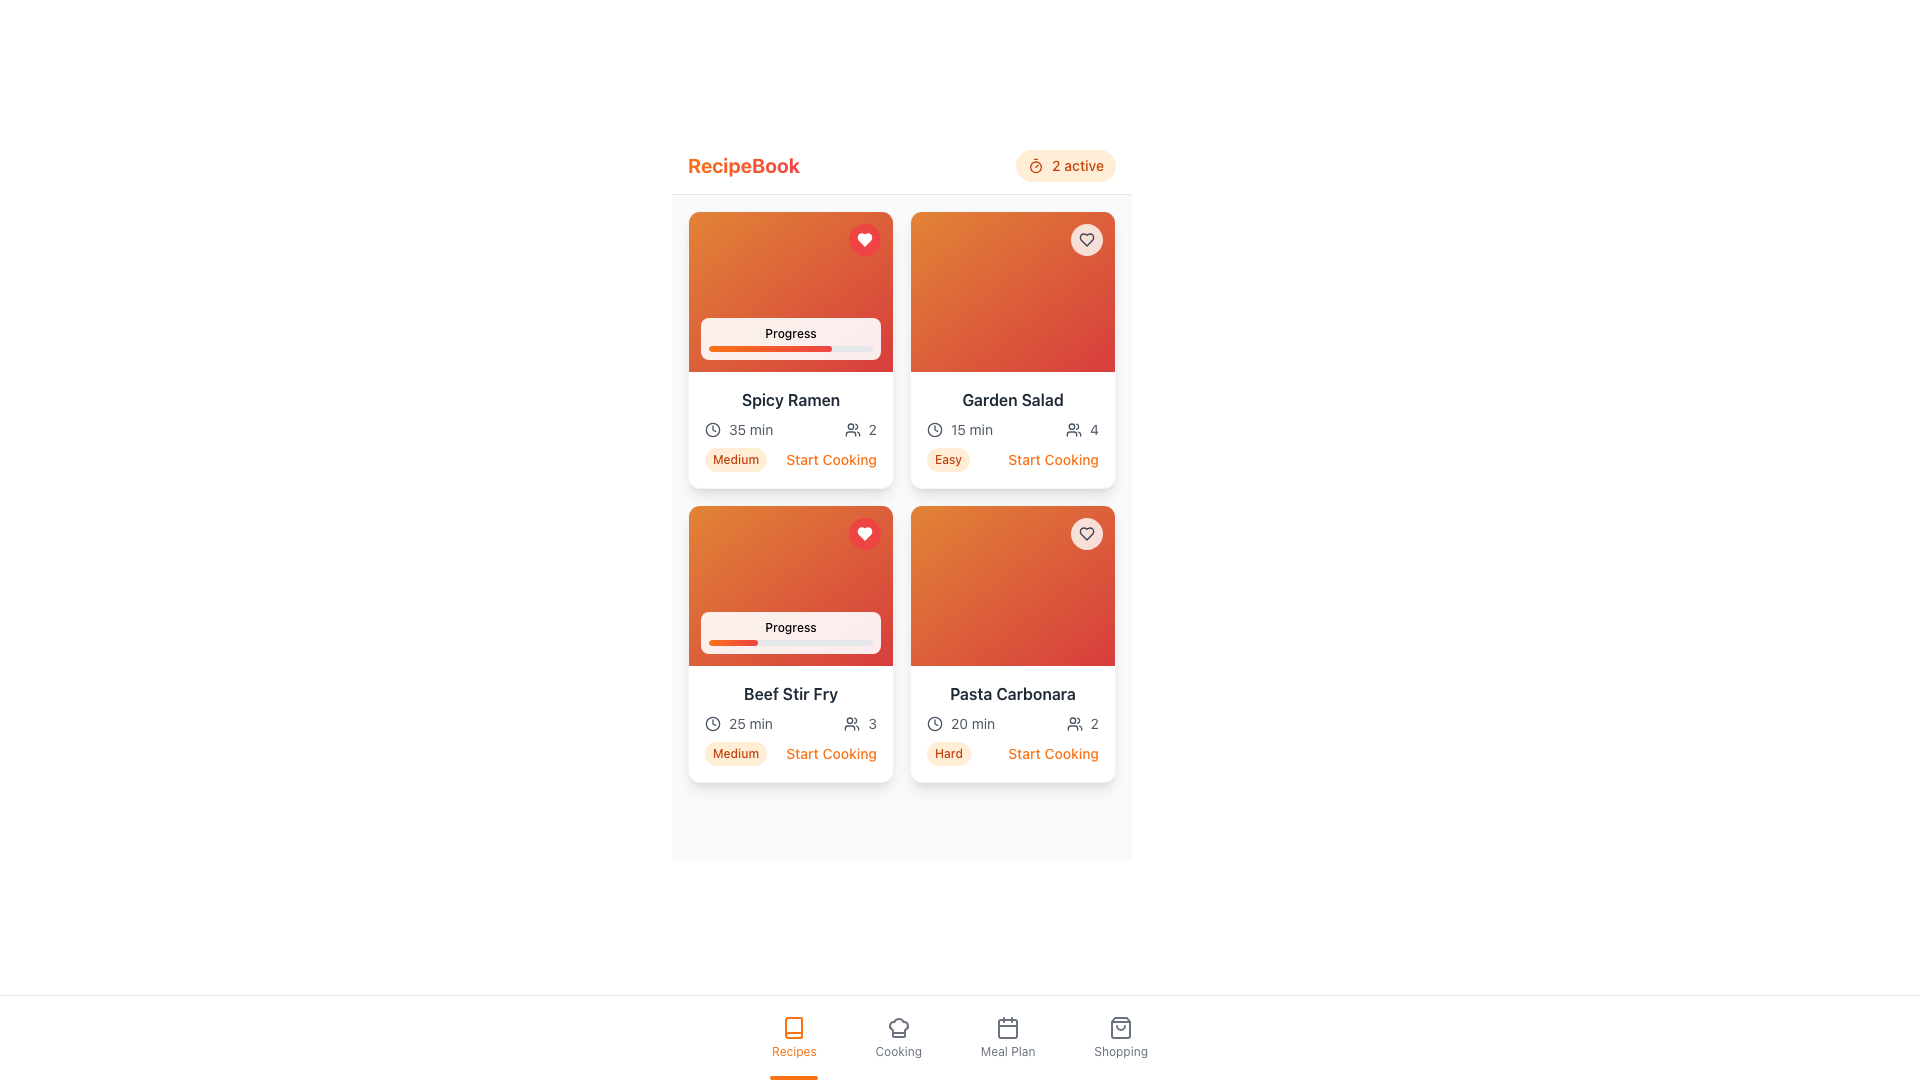  I want to click on the button for the 'Pasta Carbonara' recipe, so click(1052, 753).